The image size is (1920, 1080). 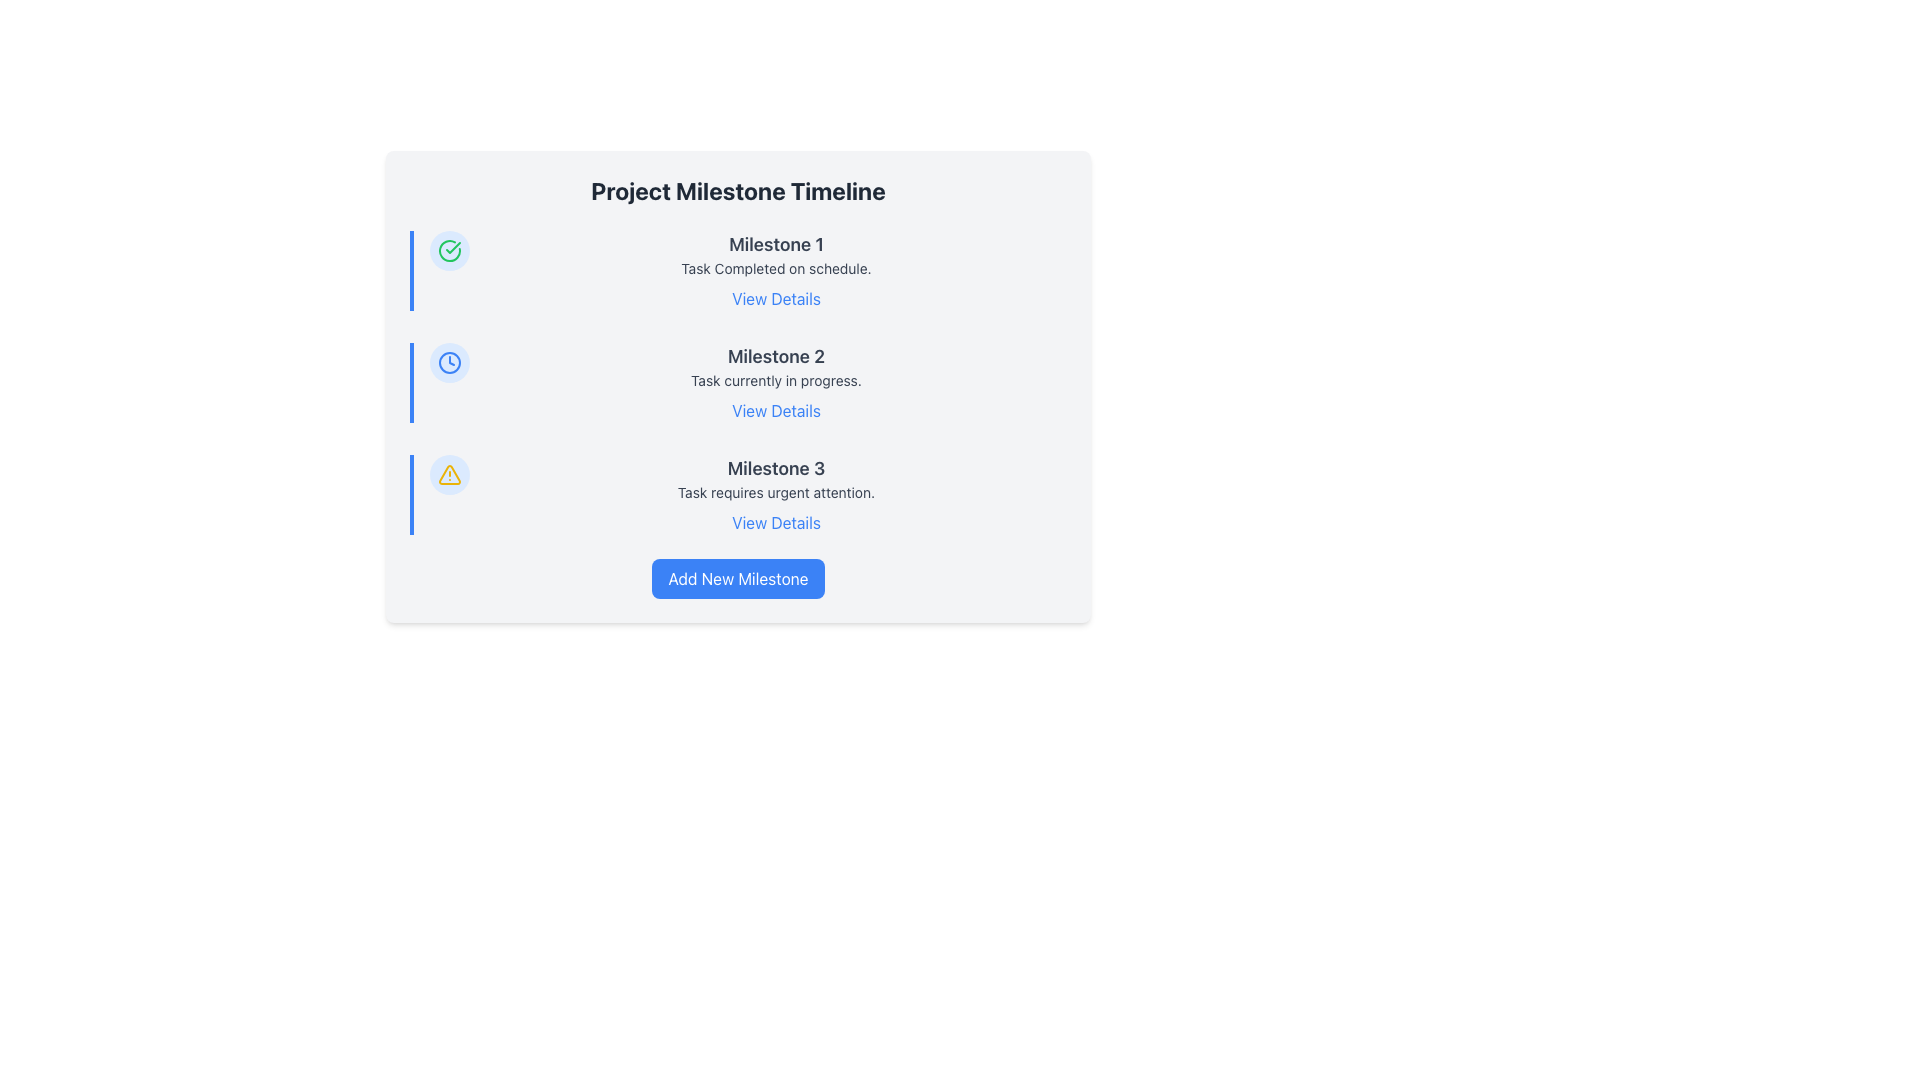 What do you see at coordinates (775, 382) in the screenshot?
I see `text from the second milestone element, which displays 'Milestone 2' and 'Task currently in progress.'` at bounding box center [775, 382].